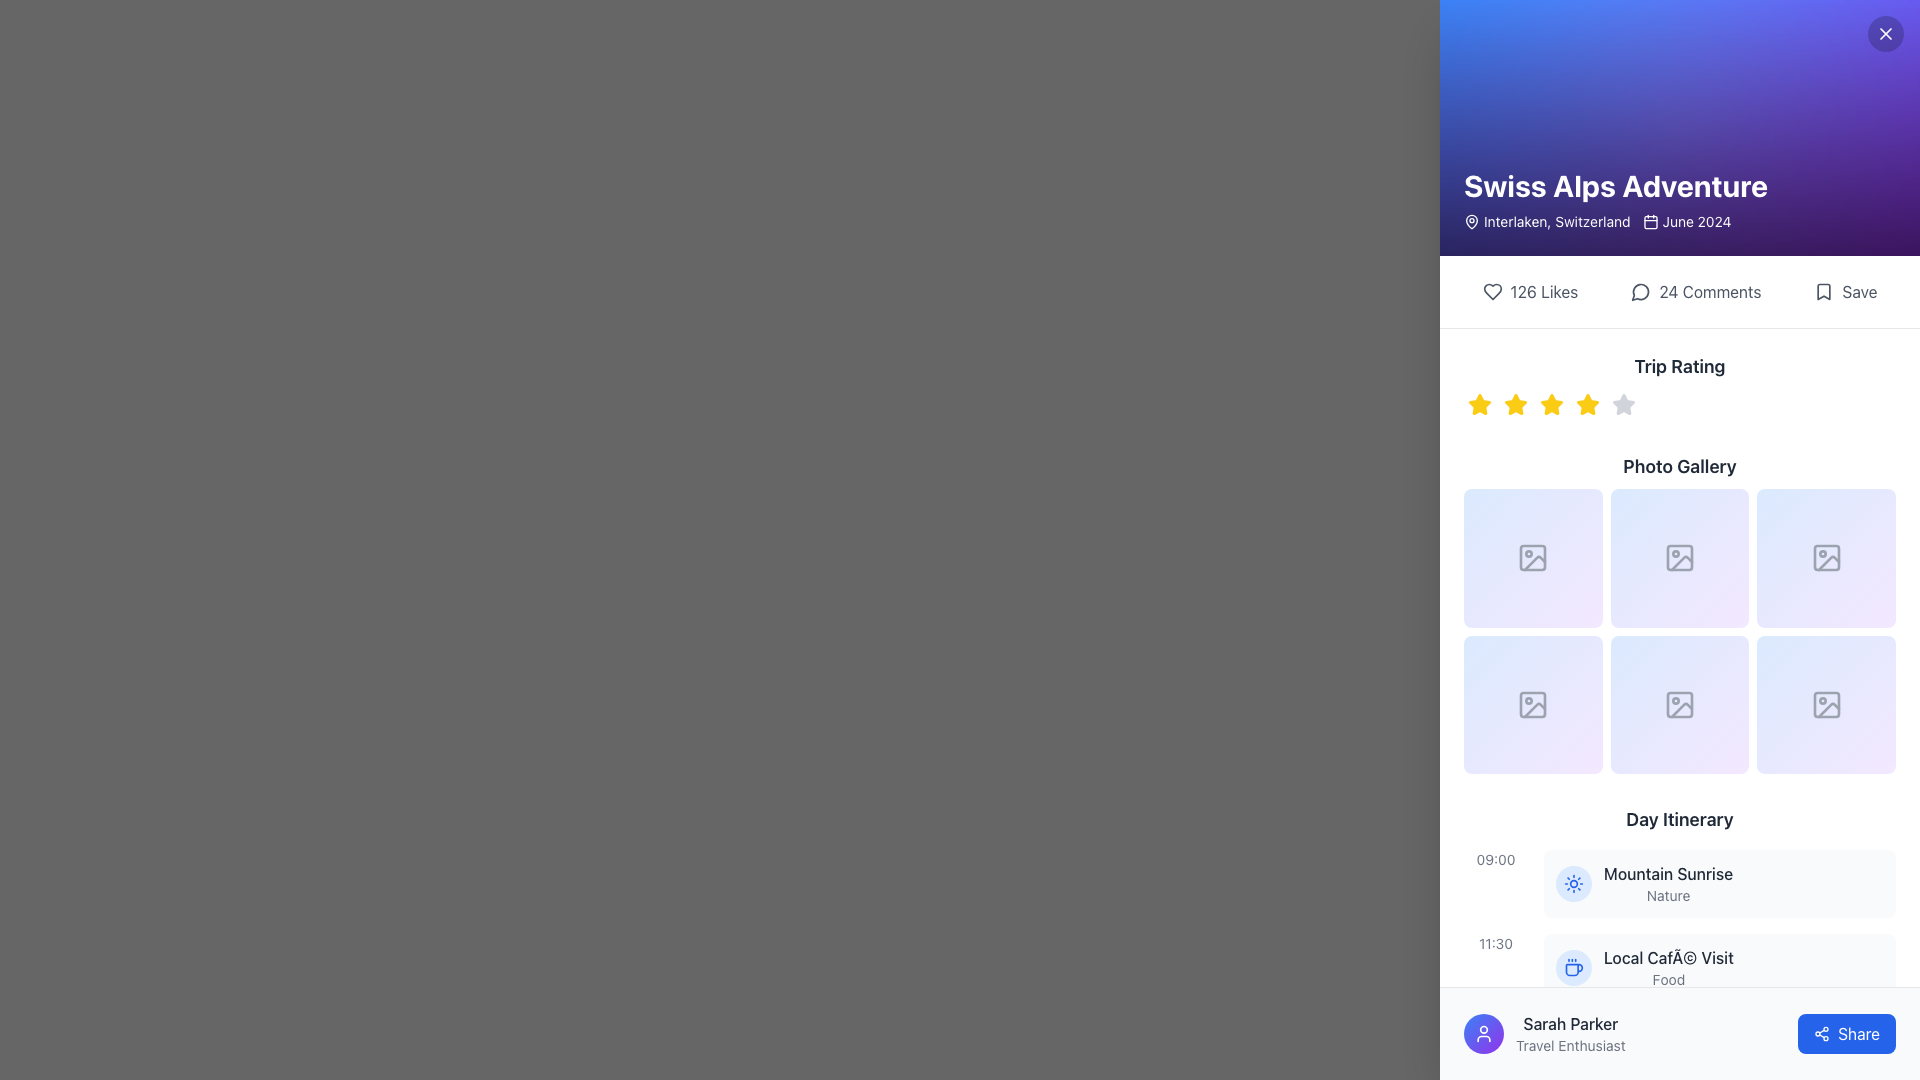 This screenshot has width=1920, height=1080. I want to click on the gray photo placeholder icon in the second row and third column of the photo gallery grid, so click(1680, 558).